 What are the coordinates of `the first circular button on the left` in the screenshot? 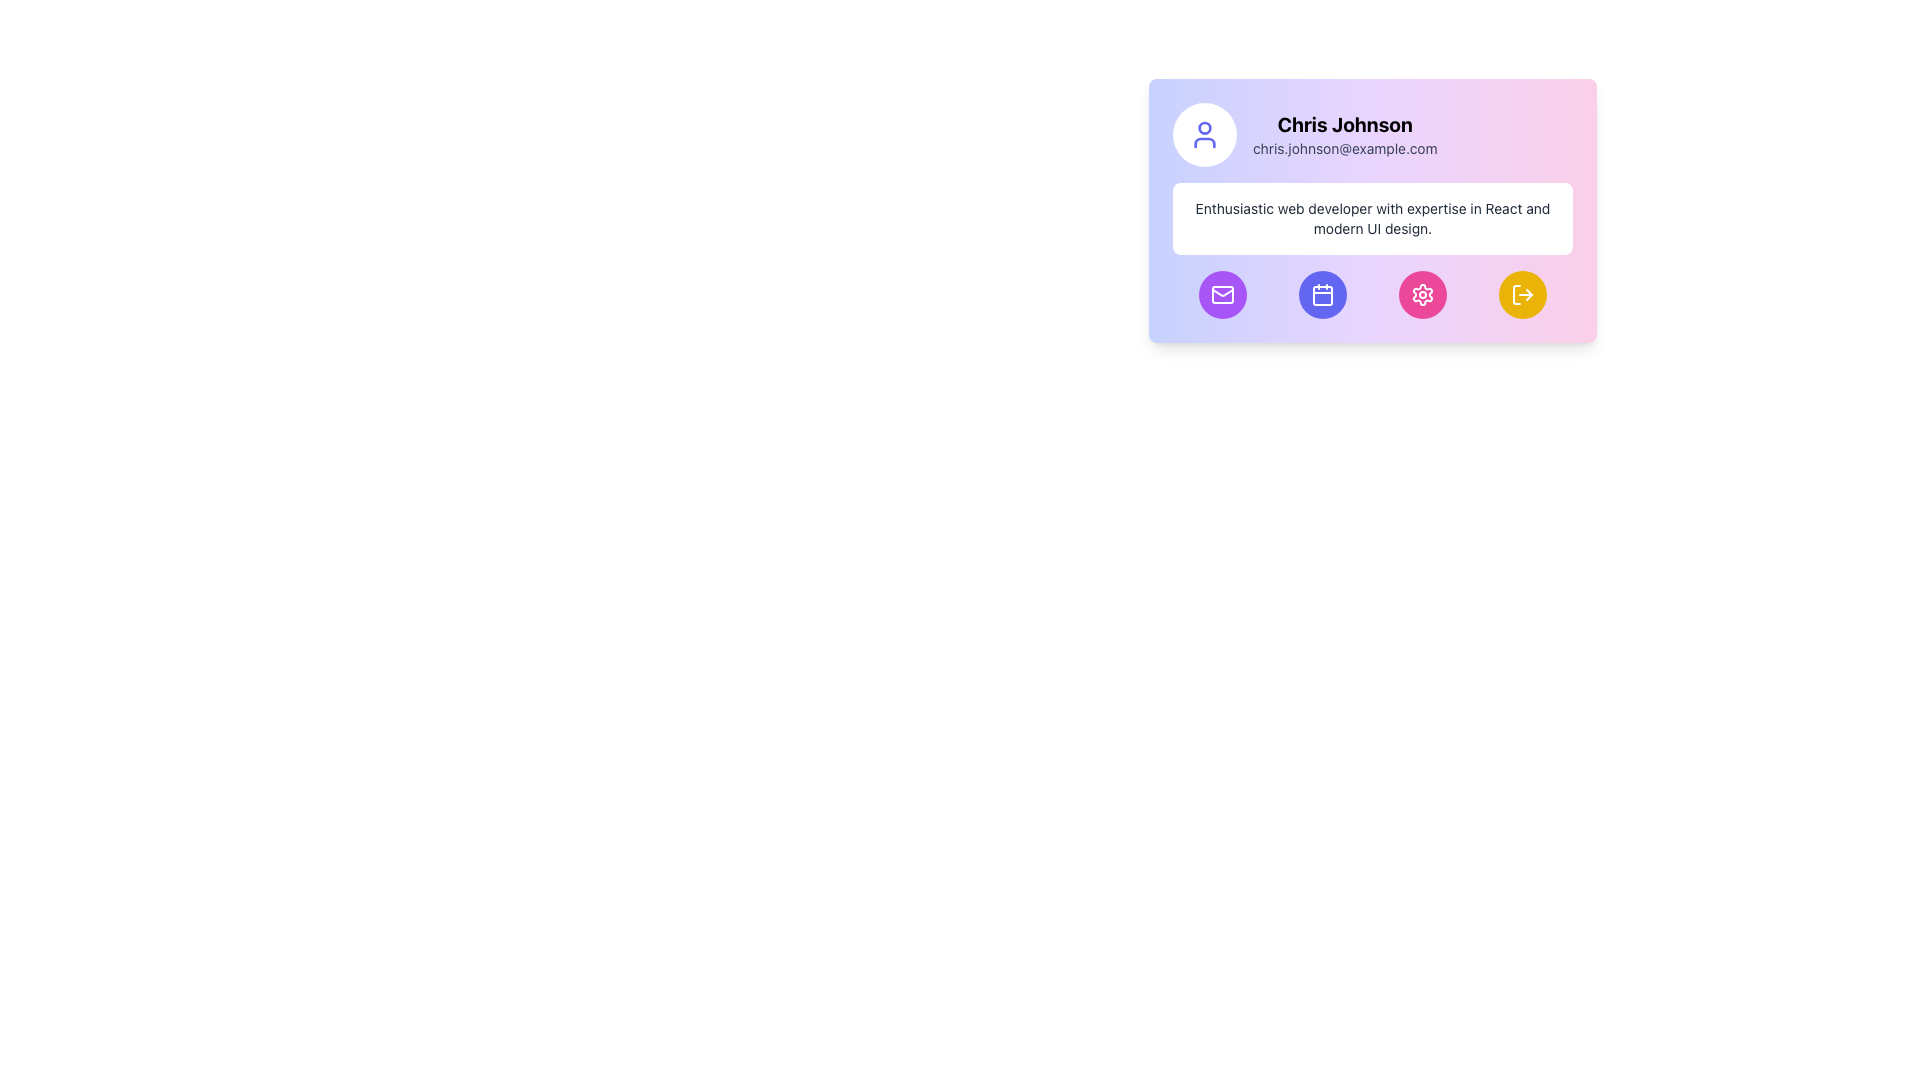 It's located at (1222, 294).